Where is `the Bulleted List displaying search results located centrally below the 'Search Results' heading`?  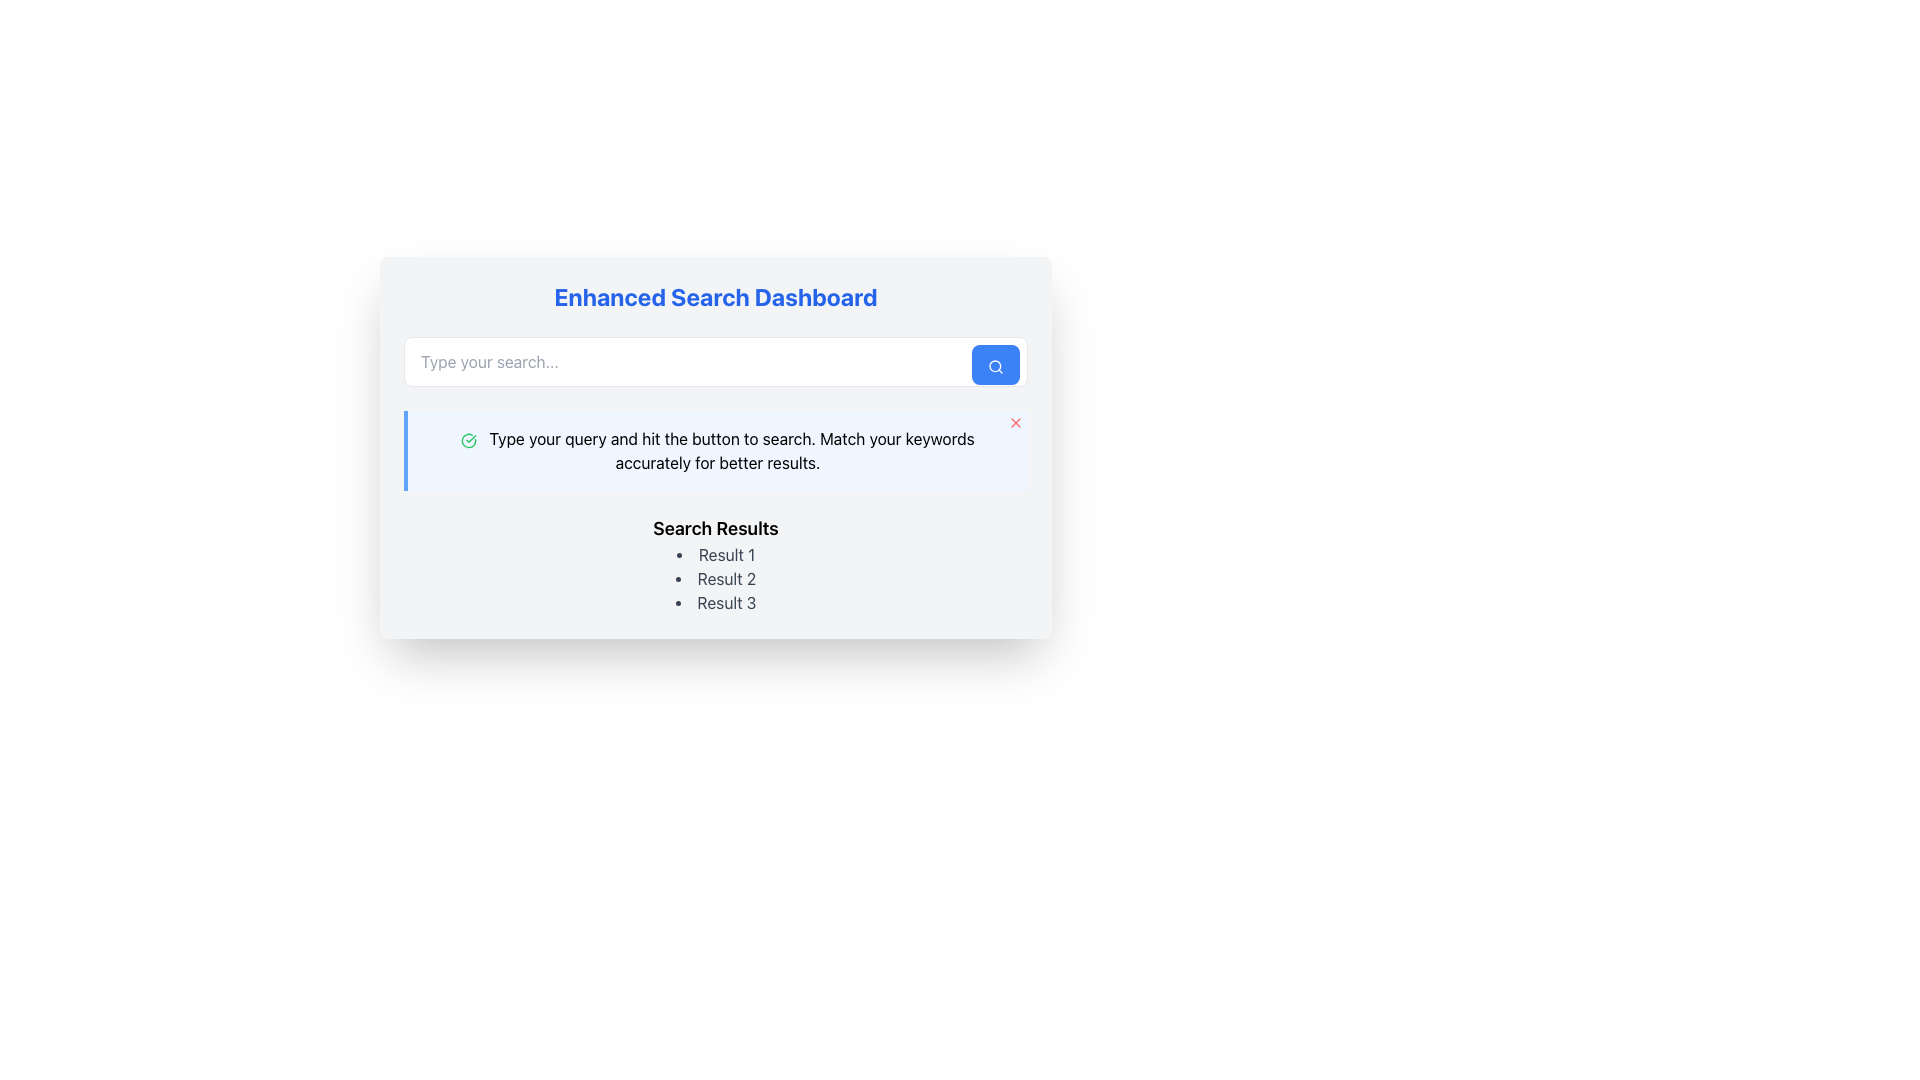 the Bulleted List displaying search results located centrally below the 'Search Results' heading is located at coordinates (715, 578).